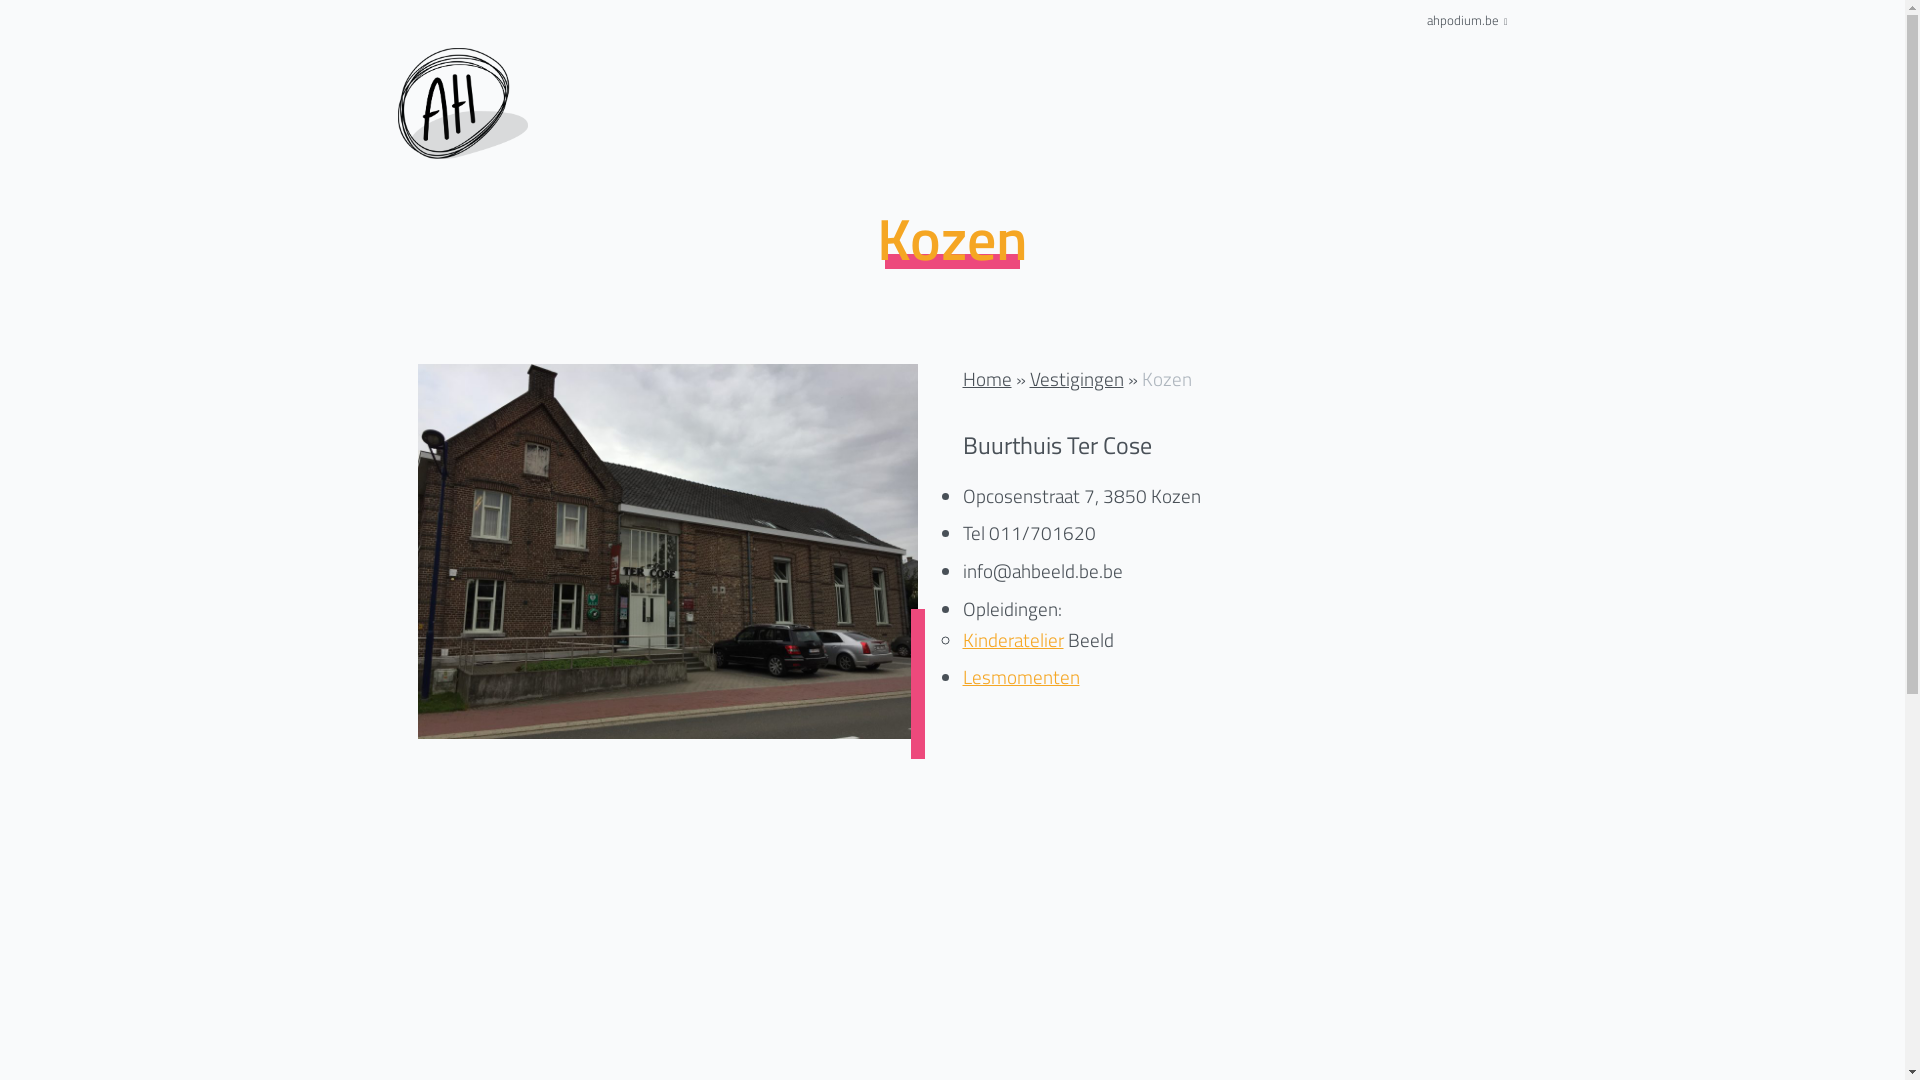 The height and width of the screenshot is (1080, 1920). I want to click on 'Lesmomenten', so click(1020, 675).